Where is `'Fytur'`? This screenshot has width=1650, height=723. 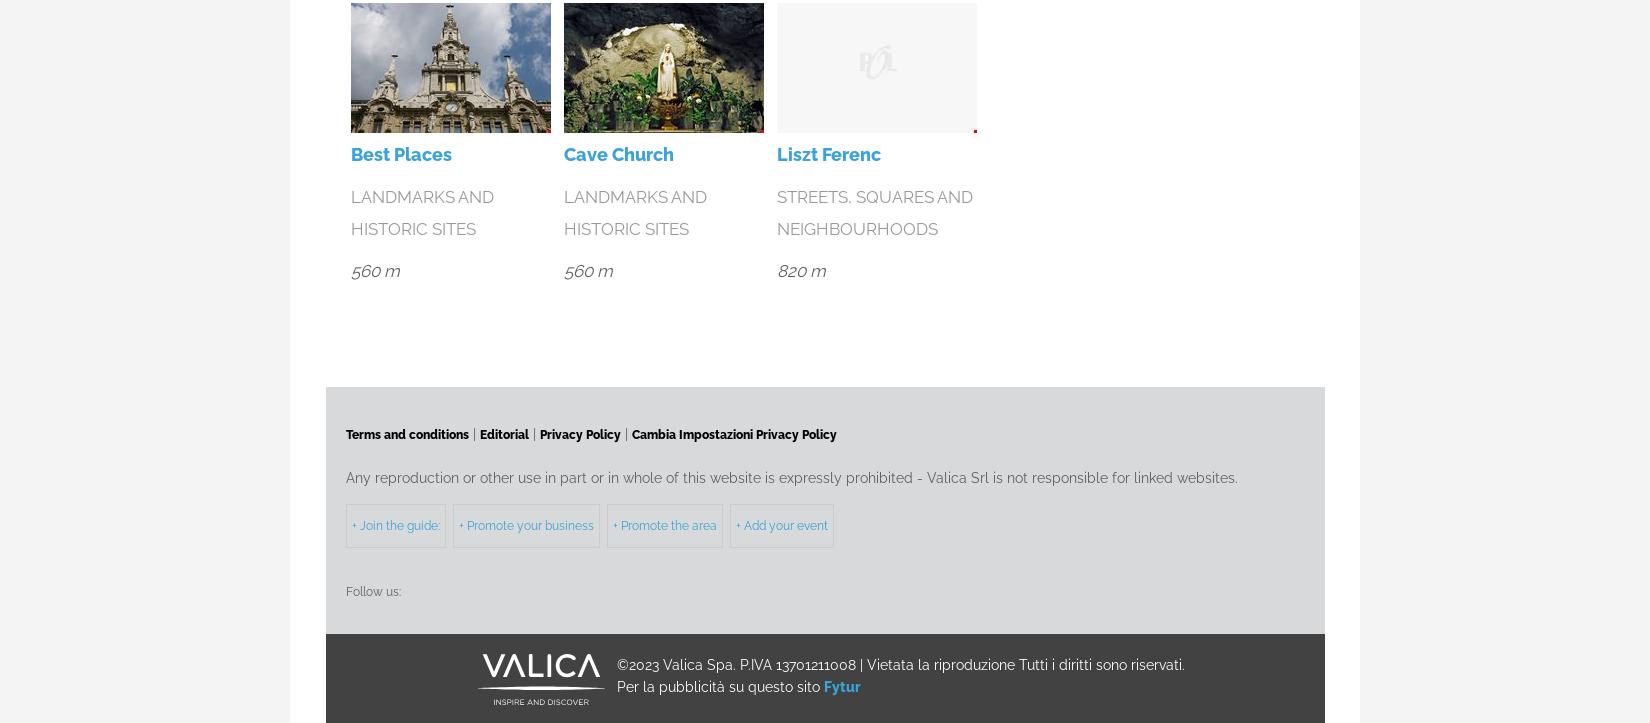 'Fytur' is located at coordinates (841, 685).